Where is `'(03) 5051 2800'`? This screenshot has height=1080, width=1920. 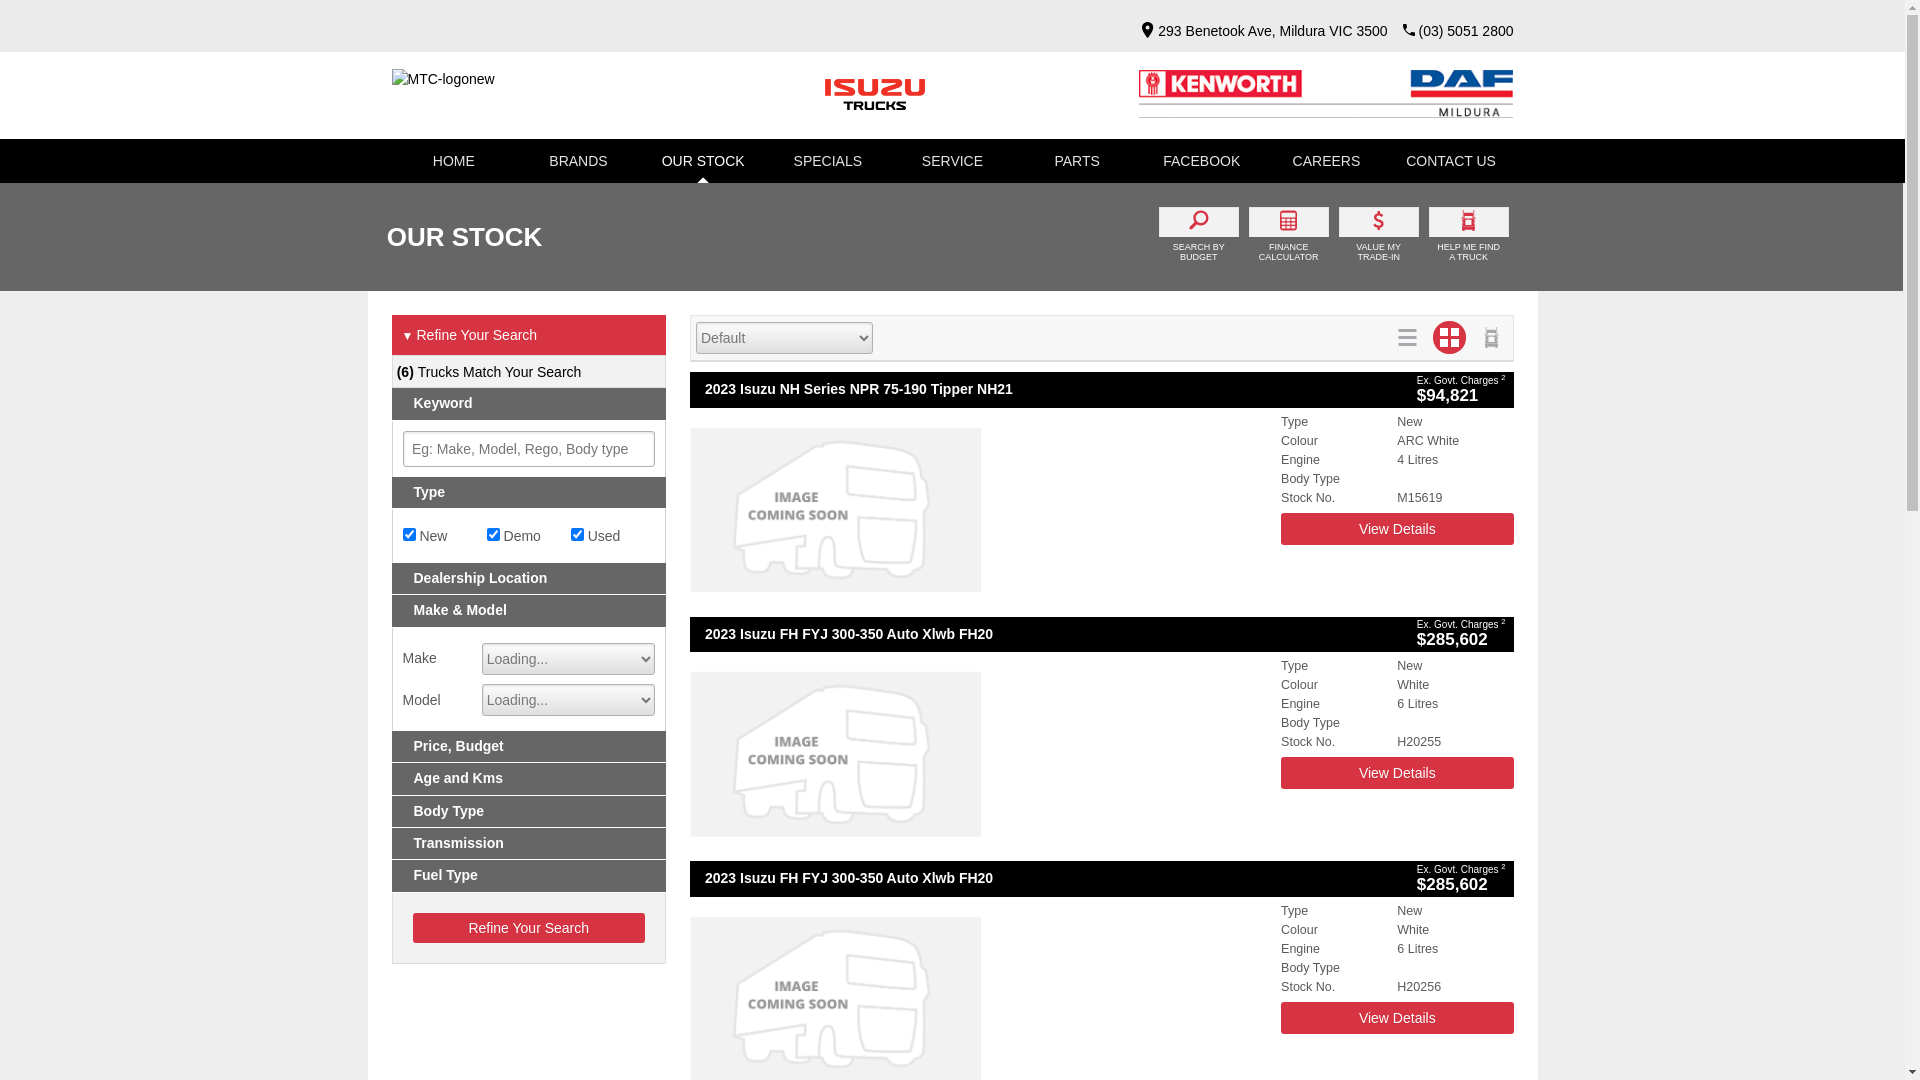 '(03) 5051 2800' is located at coordinates (1466, 30).